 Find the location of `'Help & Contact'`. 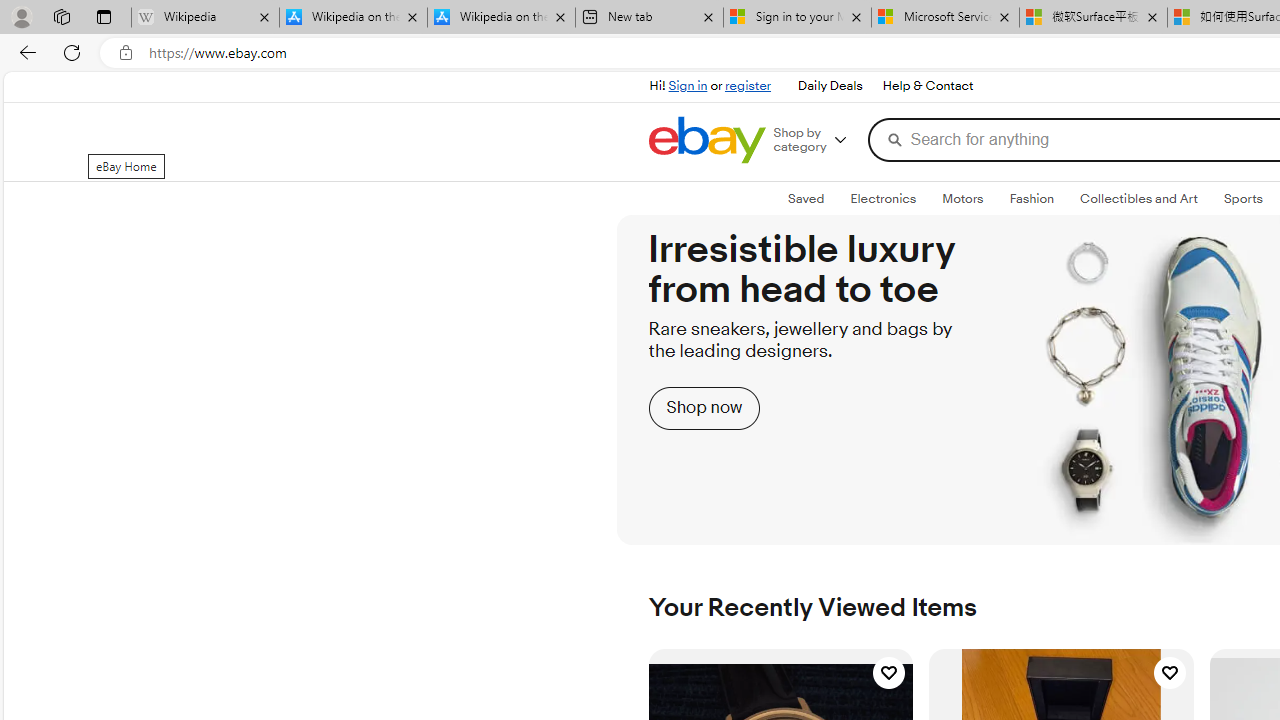

'Help & Contact' is located at coordinates (927, 86).